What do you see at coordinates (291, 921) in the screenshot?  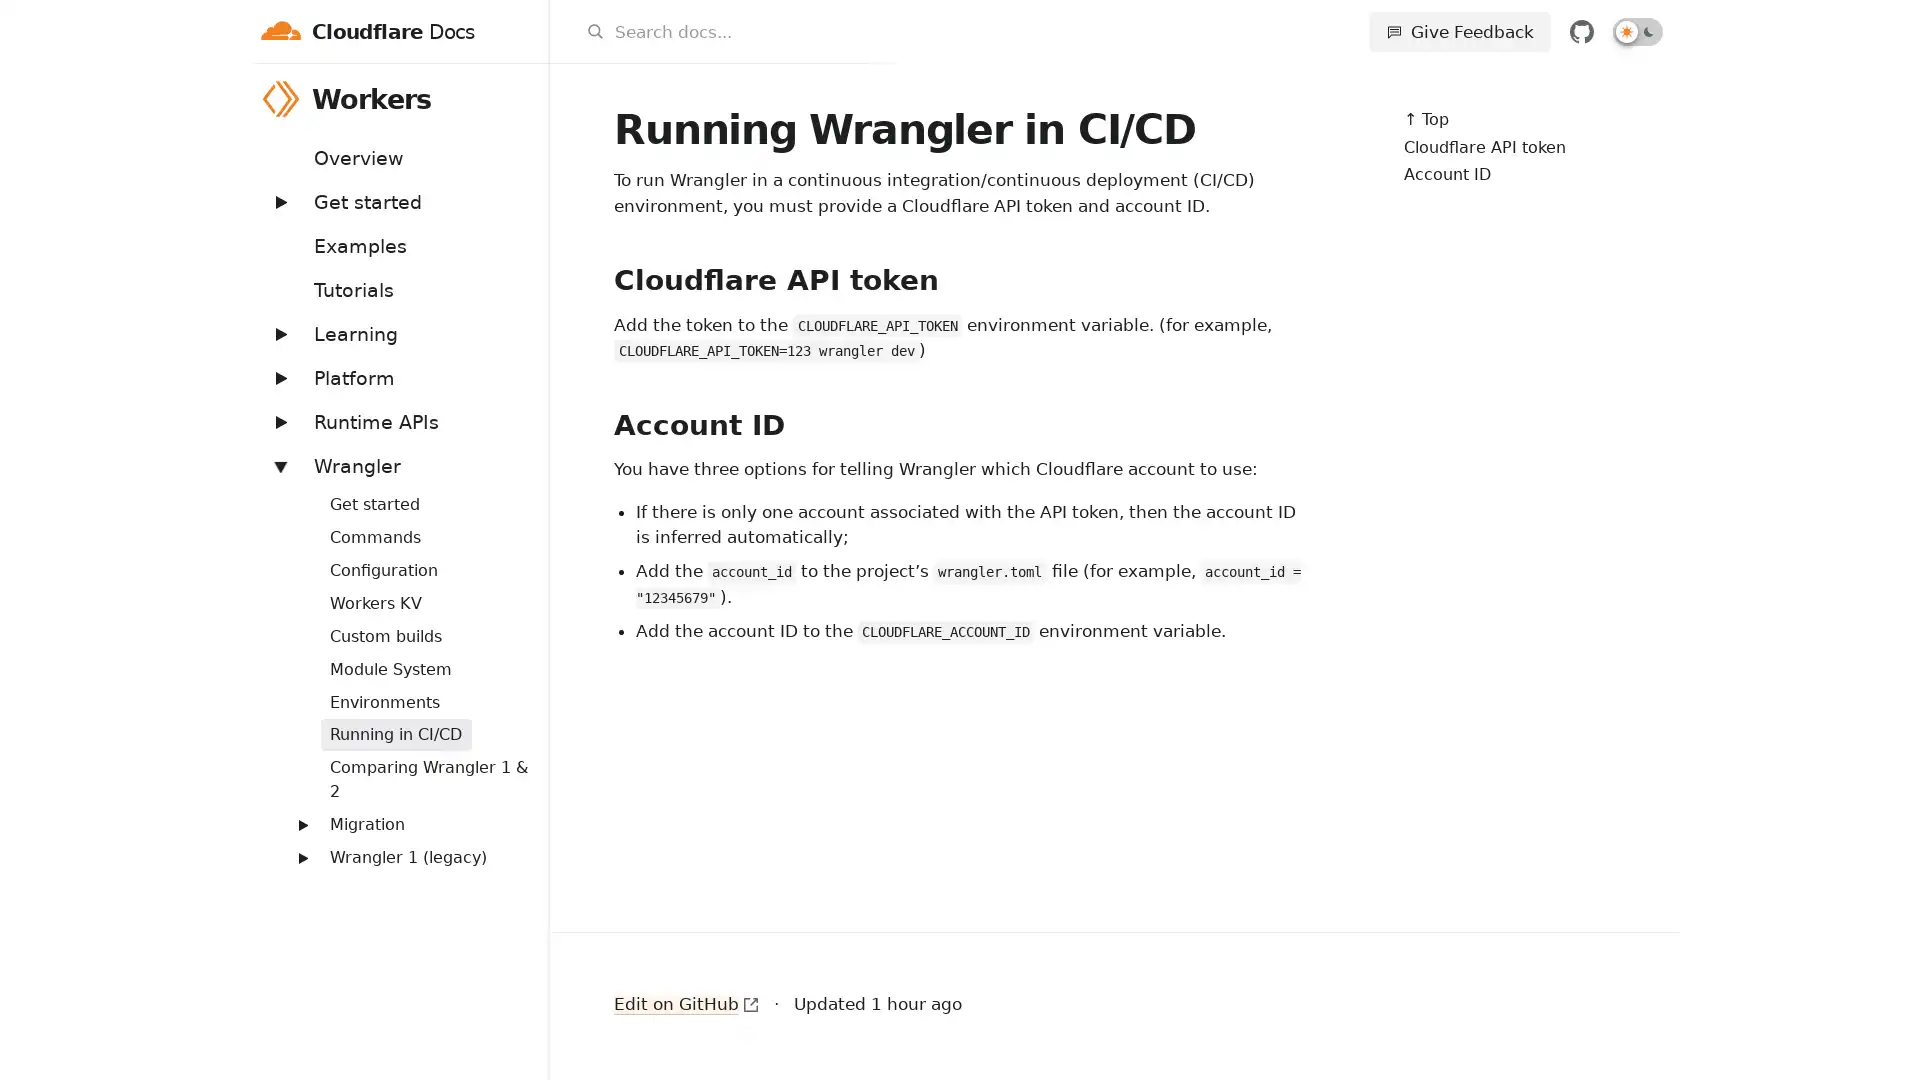 I see `Expand: Streams` at bounding box center [291, 921].